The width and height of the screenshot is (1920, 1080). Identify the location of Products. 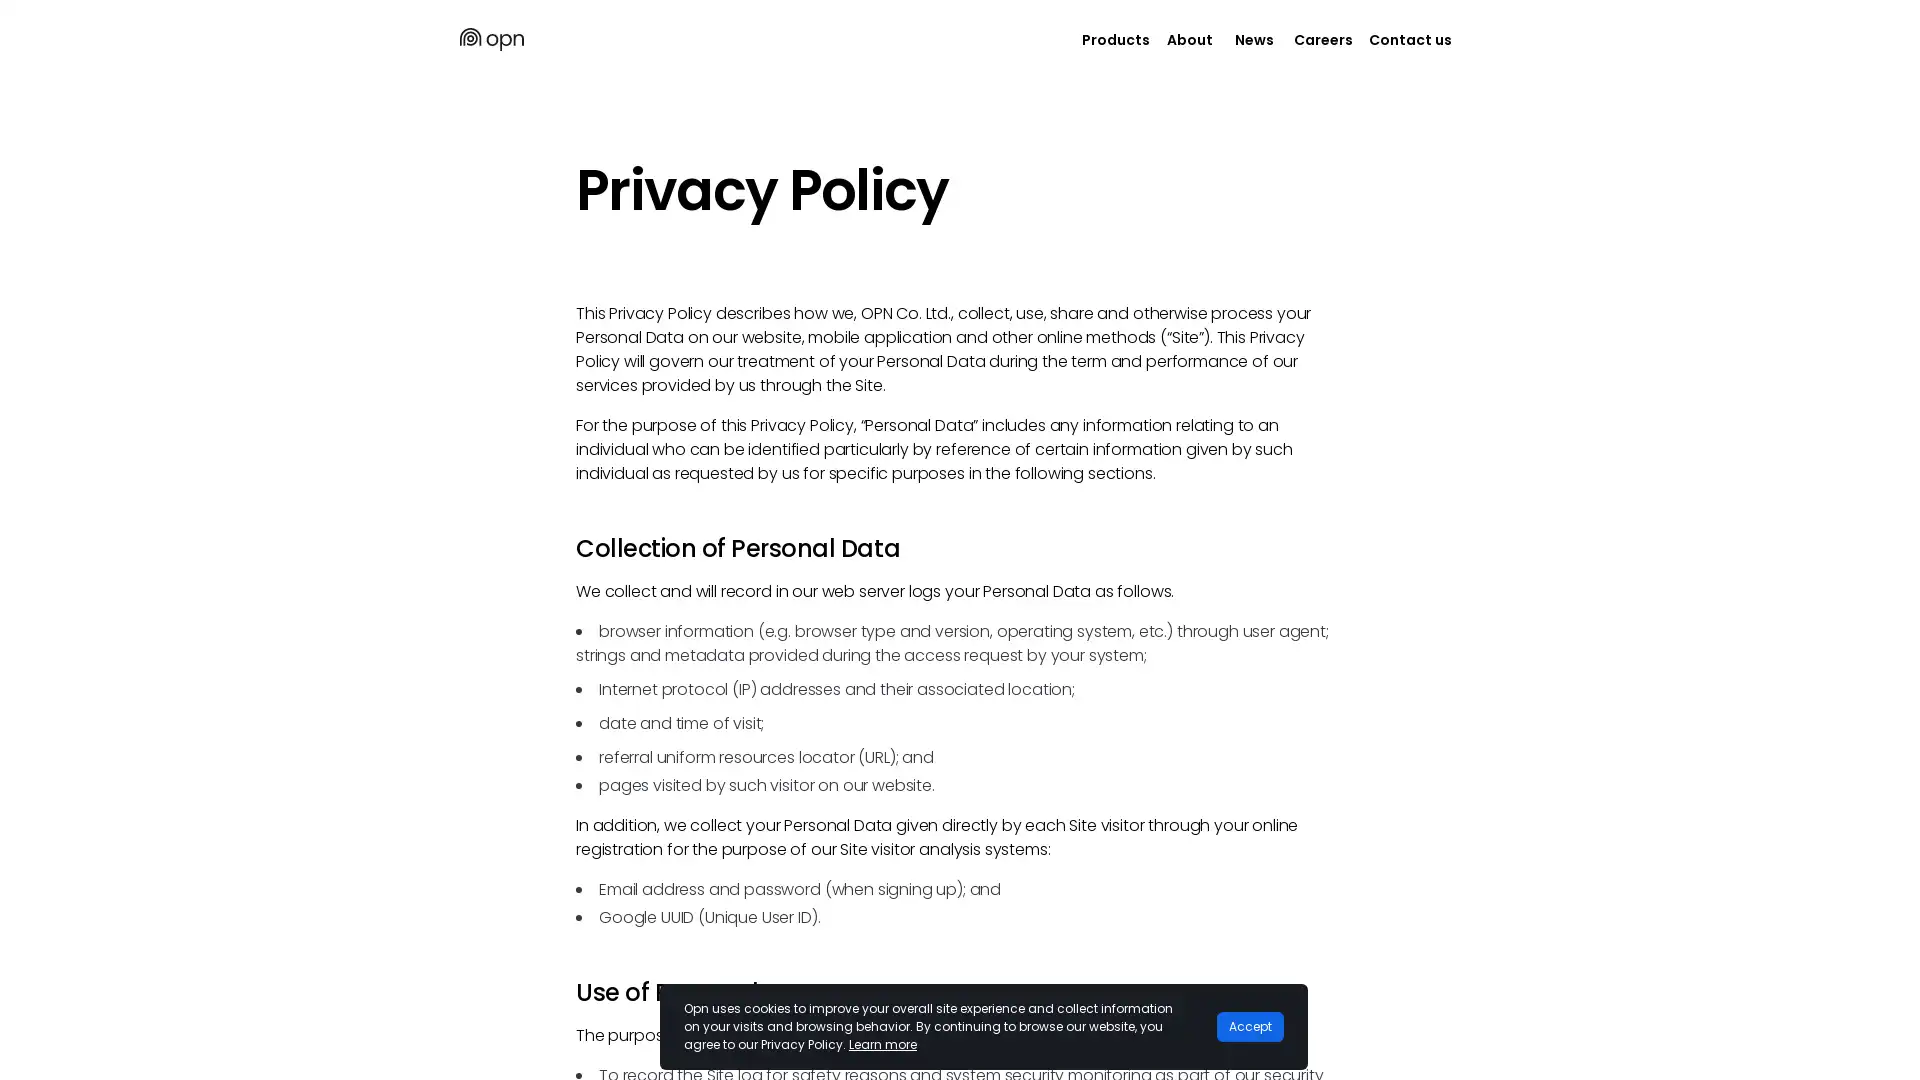
(1115, 39).